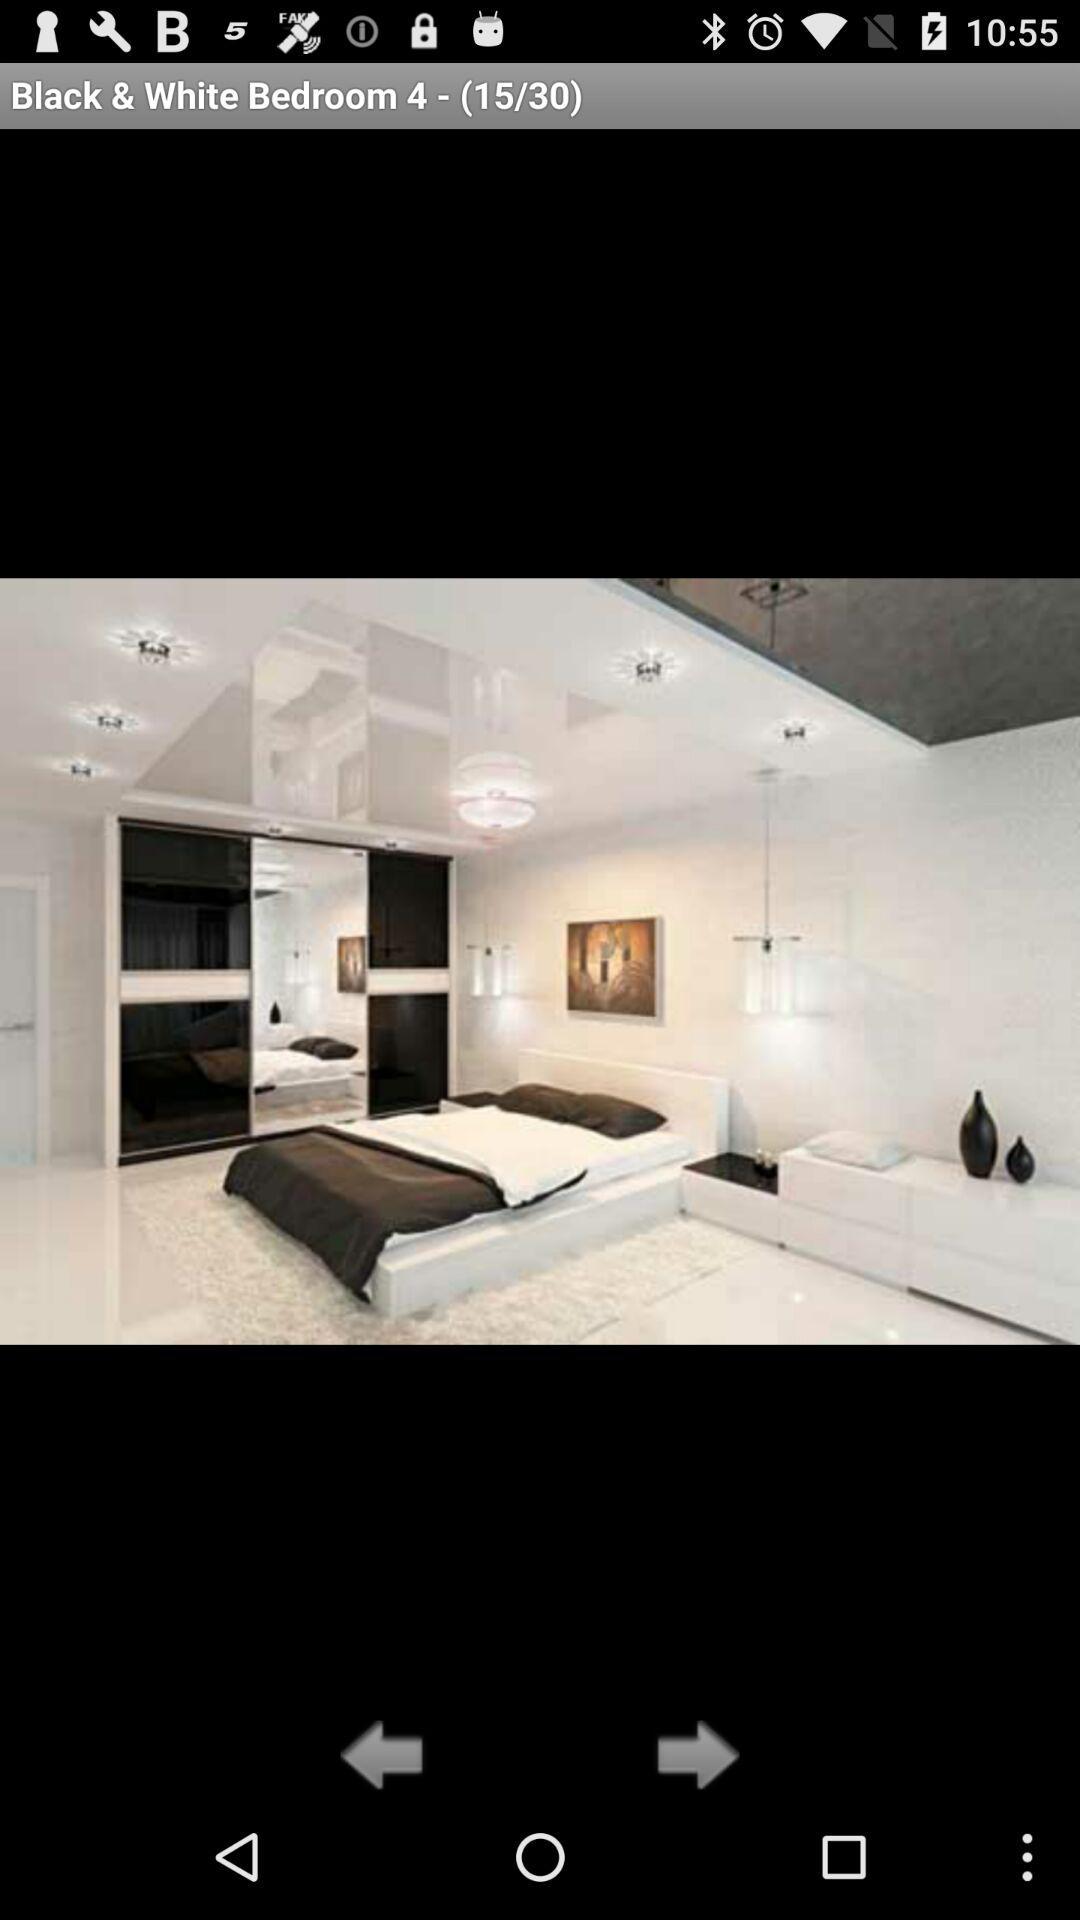  Describe the element at coordinates (387, 1756) in the screenshot. I see `previous` at that location.